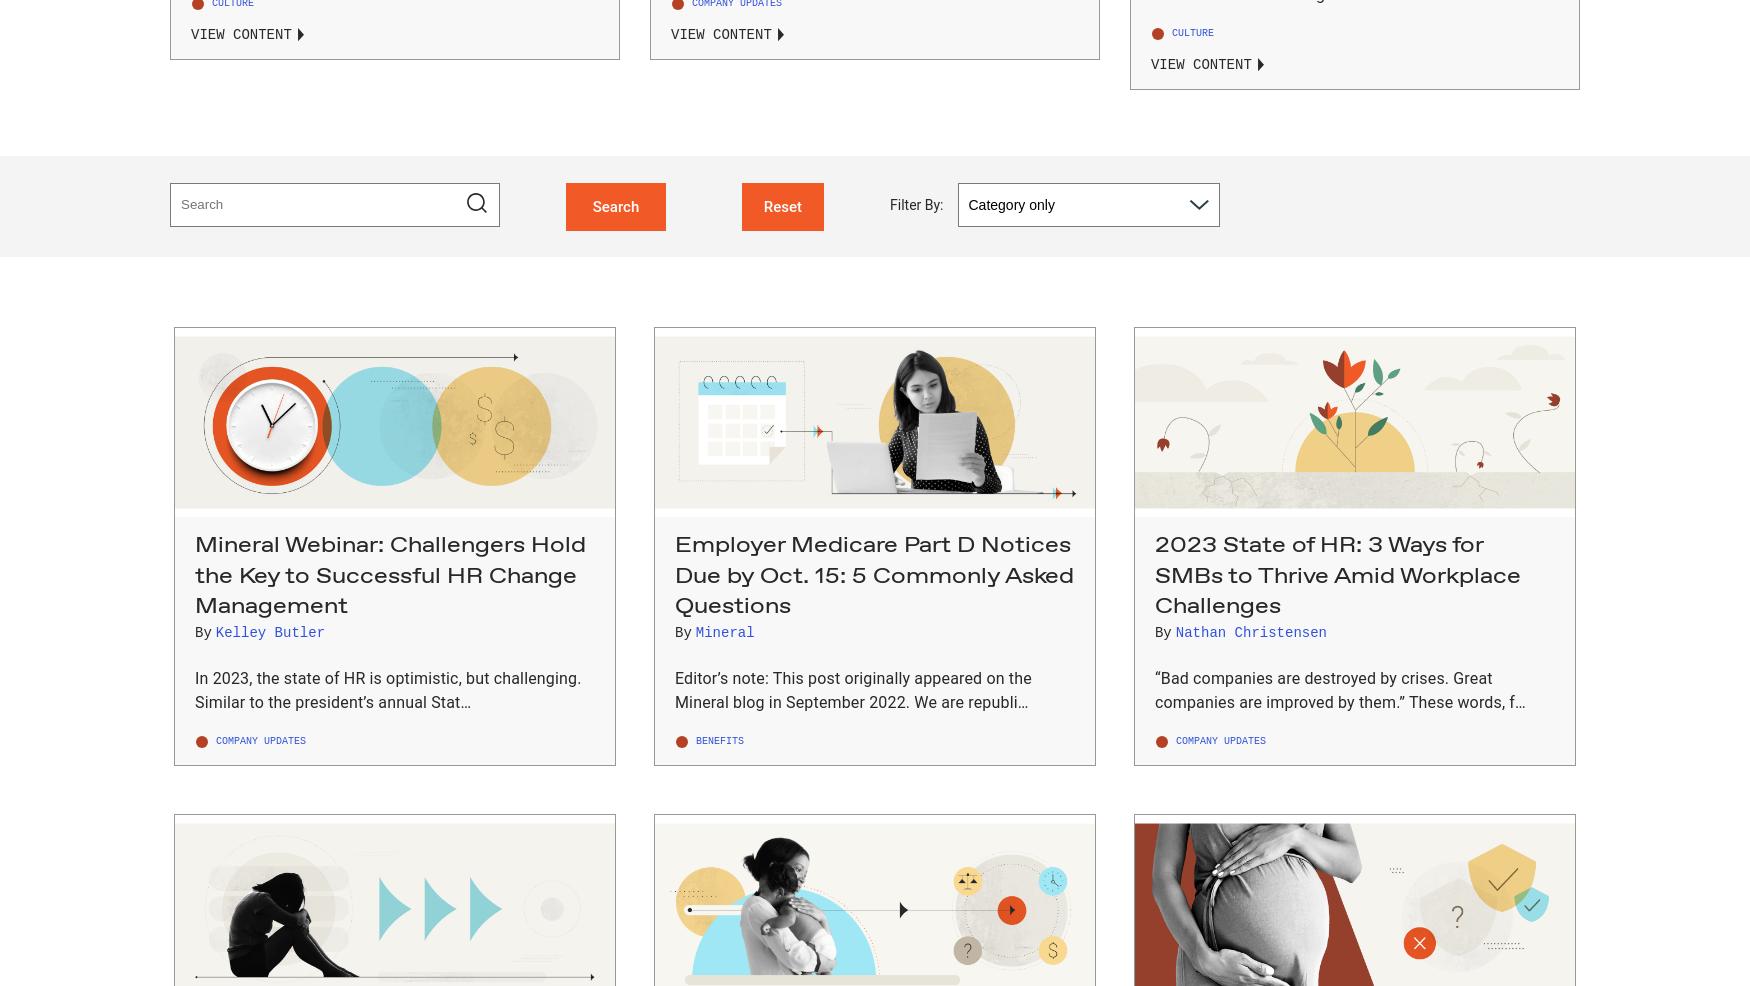  Describe the element at coordinates (889, 203) in the screenshot. I see `'Filter By:'` at that location.